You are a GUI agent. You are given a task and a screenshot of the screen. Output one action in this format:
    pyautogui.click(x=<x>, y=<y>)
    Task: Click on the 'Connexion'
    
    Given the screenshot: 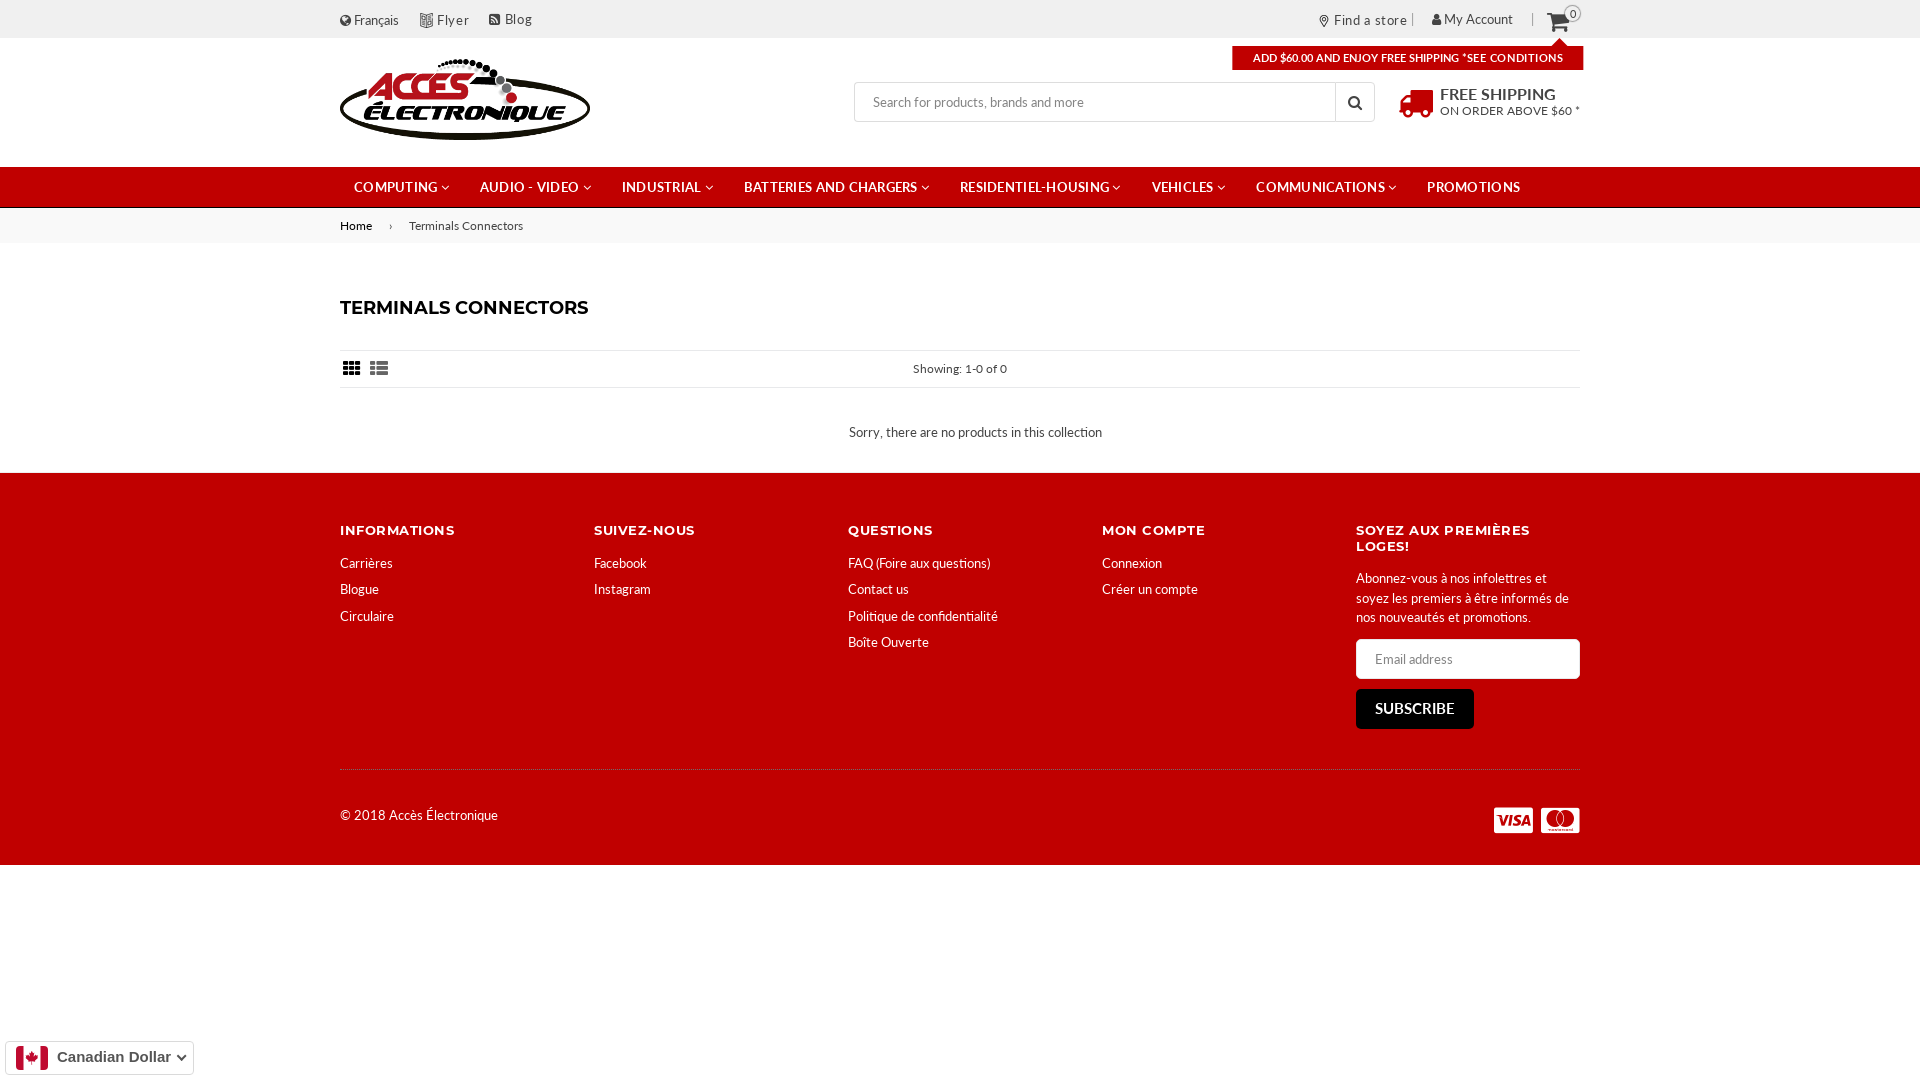 What is the action you would take?
    pyautogui.click(x=1132, y=563)
    